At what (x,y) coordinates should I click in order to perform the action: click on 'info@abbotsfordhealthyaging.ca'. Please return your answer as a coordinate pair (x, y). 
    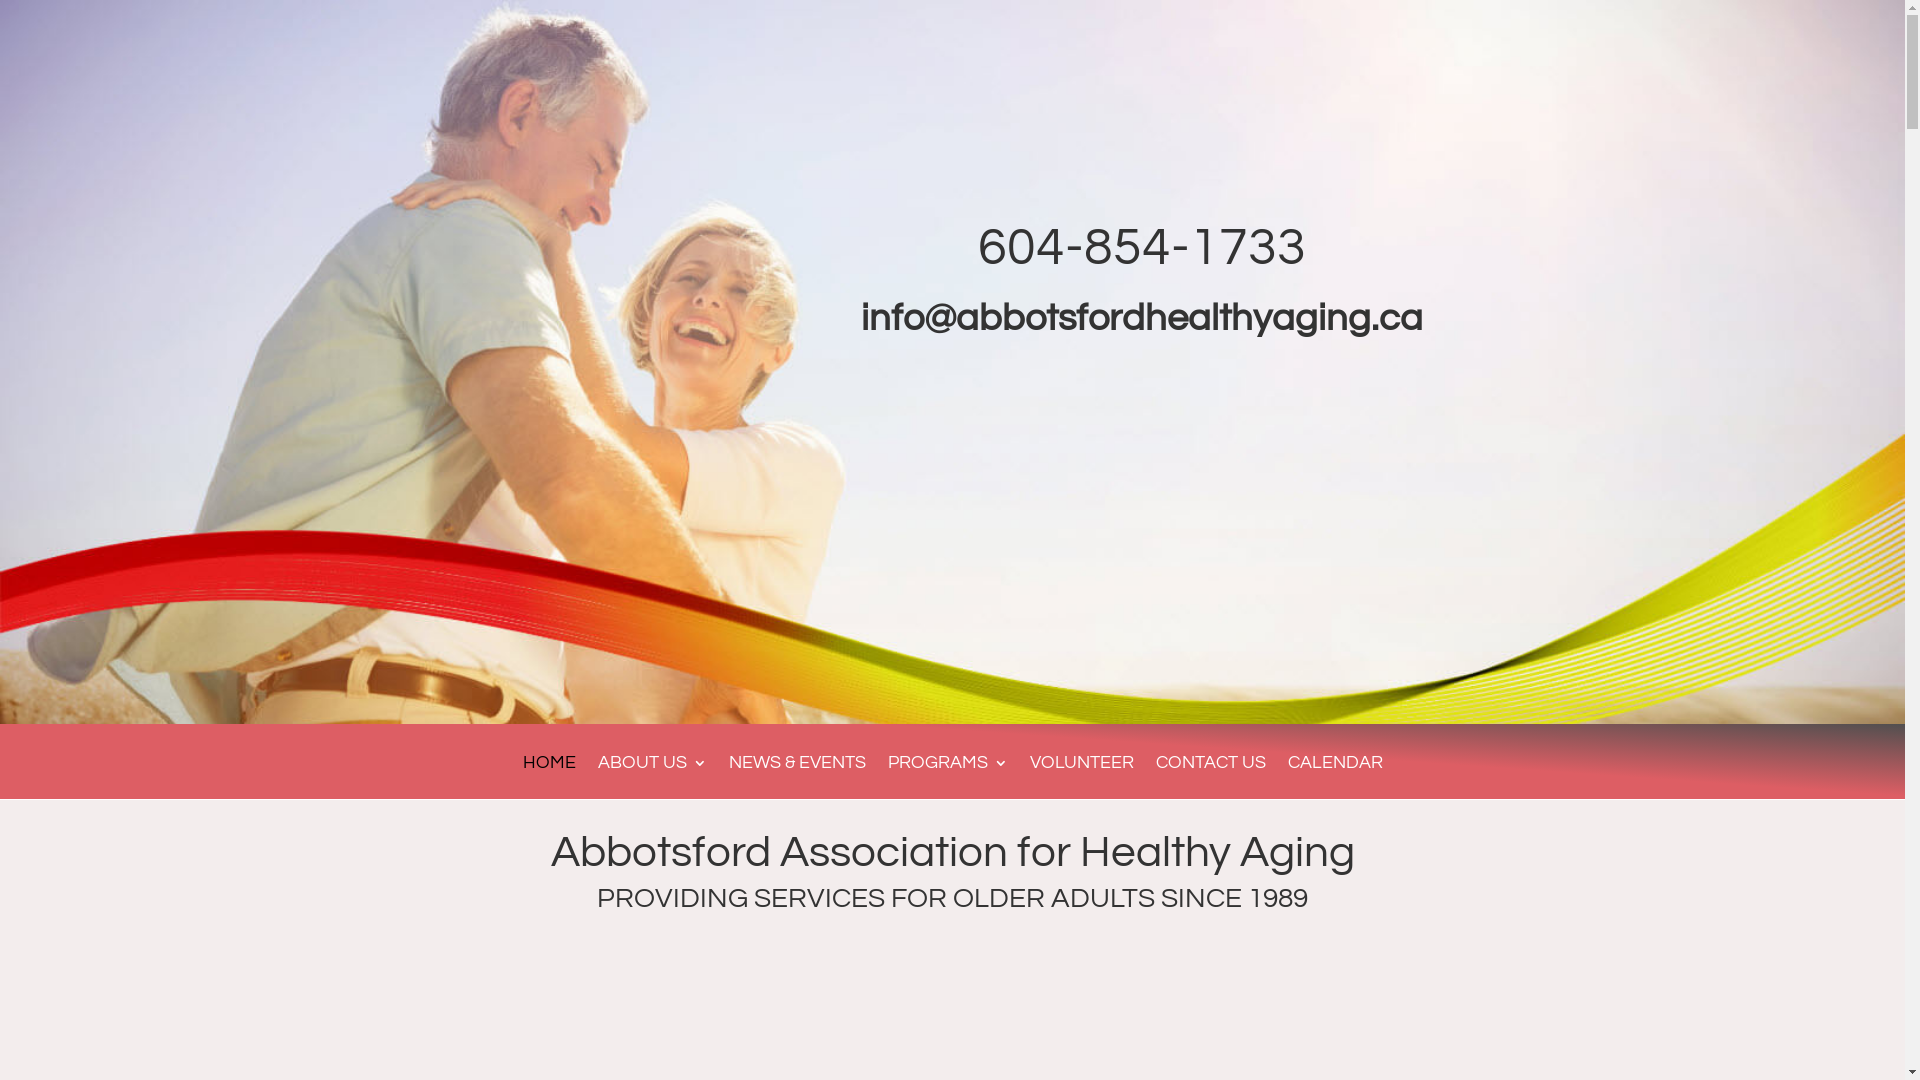
    Looking at the image, I should click on (1142, 317).